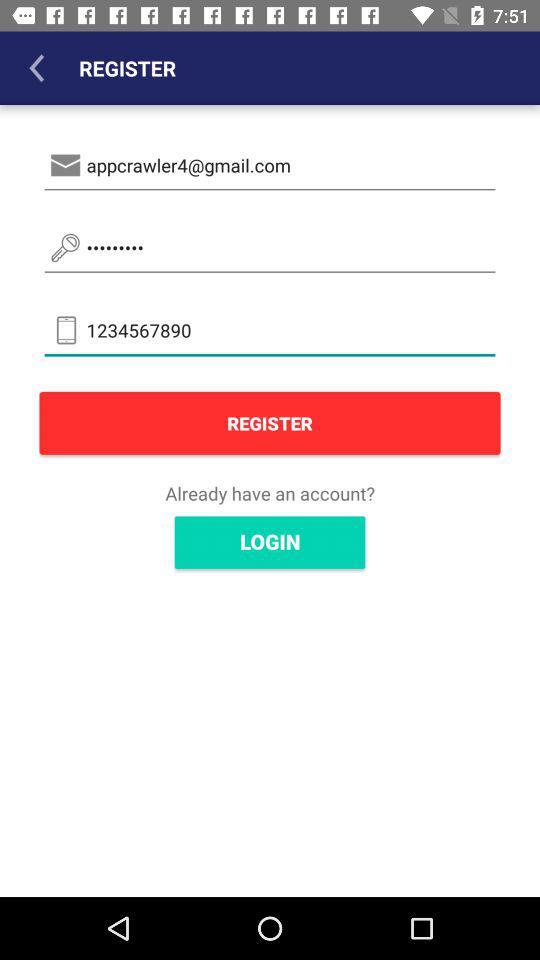 This screenshot has height=960, width=540. Describe the element at coordinates (270, 247) in the screenshot. I see `crowd3116 icon` at that location.